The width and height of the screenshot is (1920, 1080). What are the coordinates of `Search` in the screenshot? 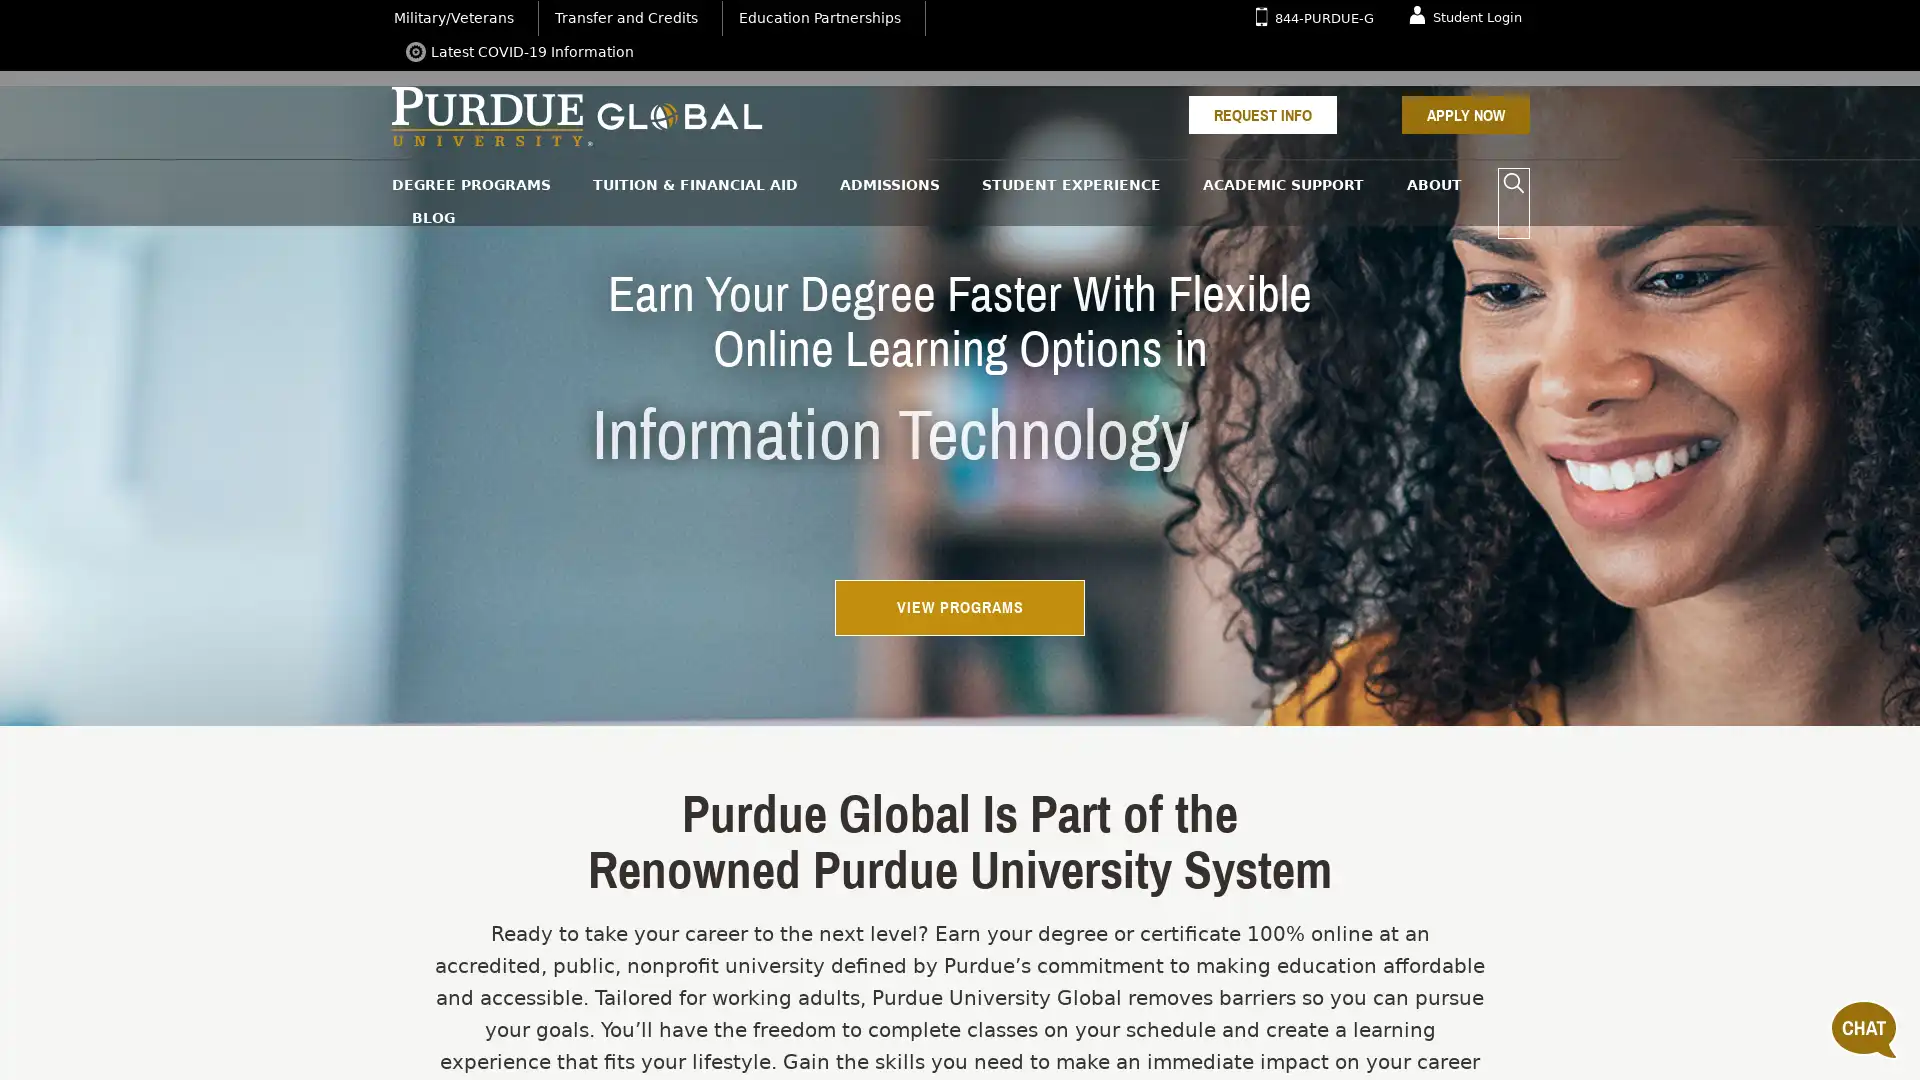 It's located at (1513, 184).